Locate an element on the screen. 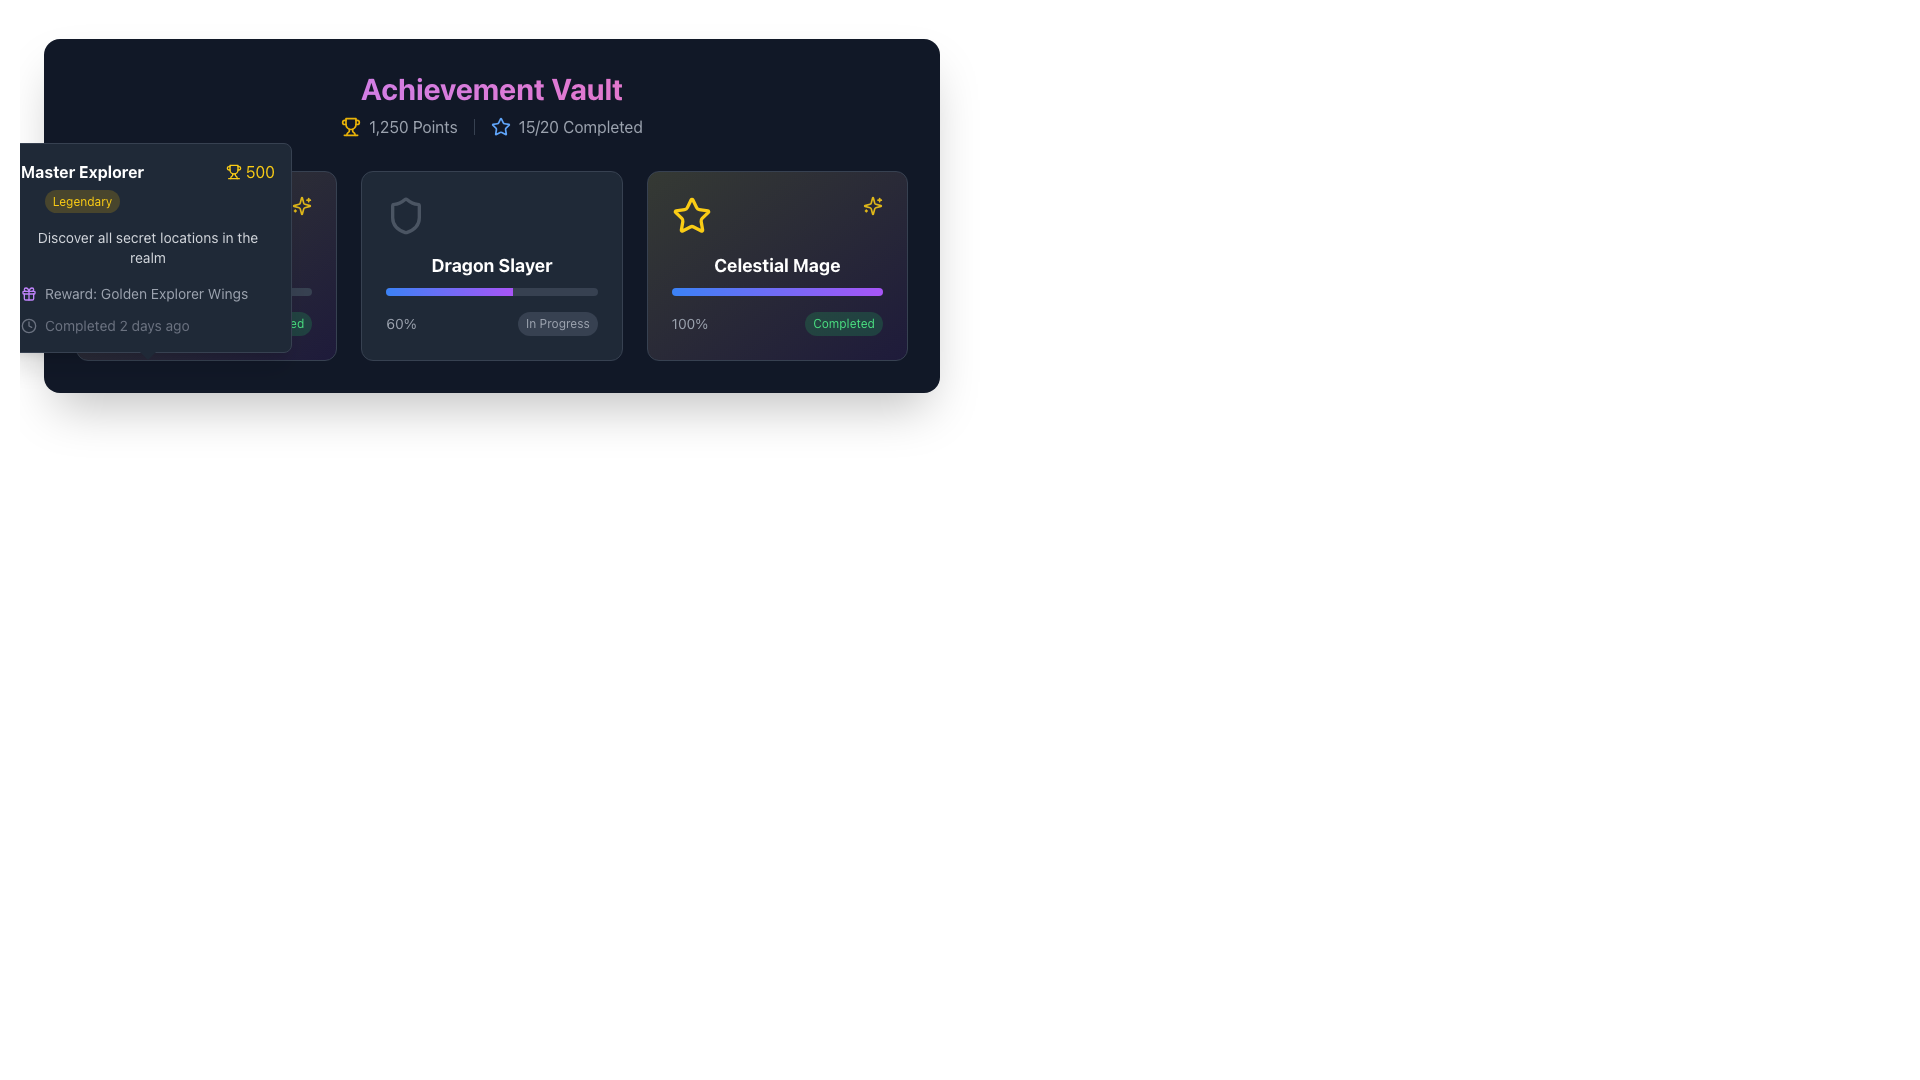  central circle of the clock icon located in the top-left segment of the 'Master Explorer' interface card is located at coordinates (28, 325).